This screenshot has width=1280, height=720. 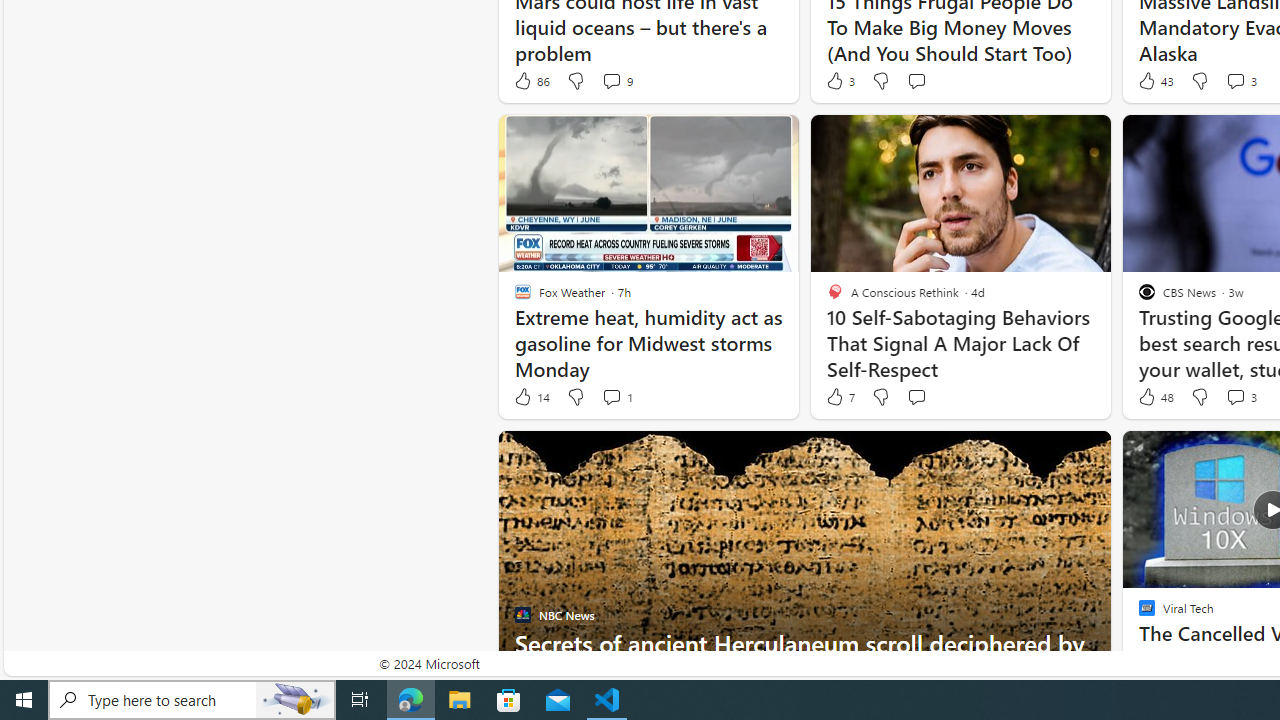 I want to click on '7 Like', so click(x=839, y=397).